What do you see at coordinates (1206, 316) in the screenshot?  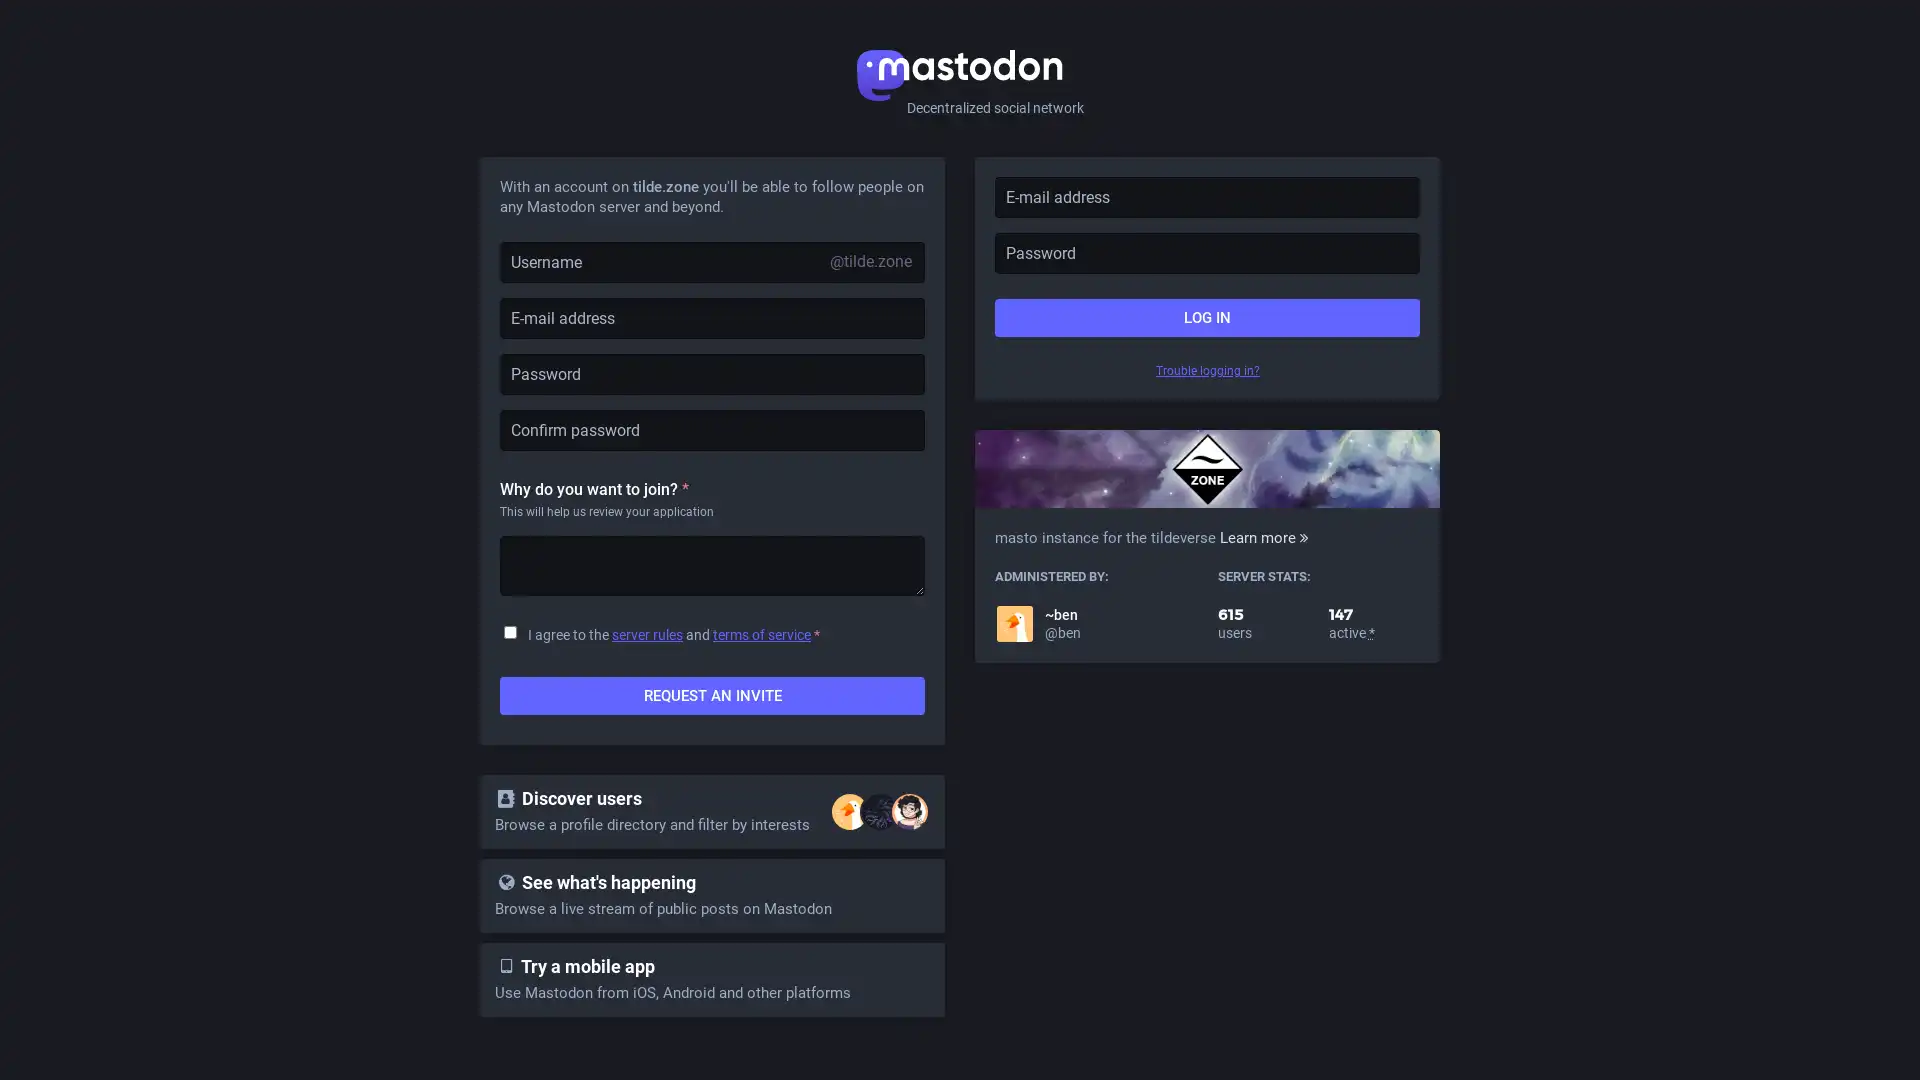 I see `LOG IN` at bounding box center [1206, 316].